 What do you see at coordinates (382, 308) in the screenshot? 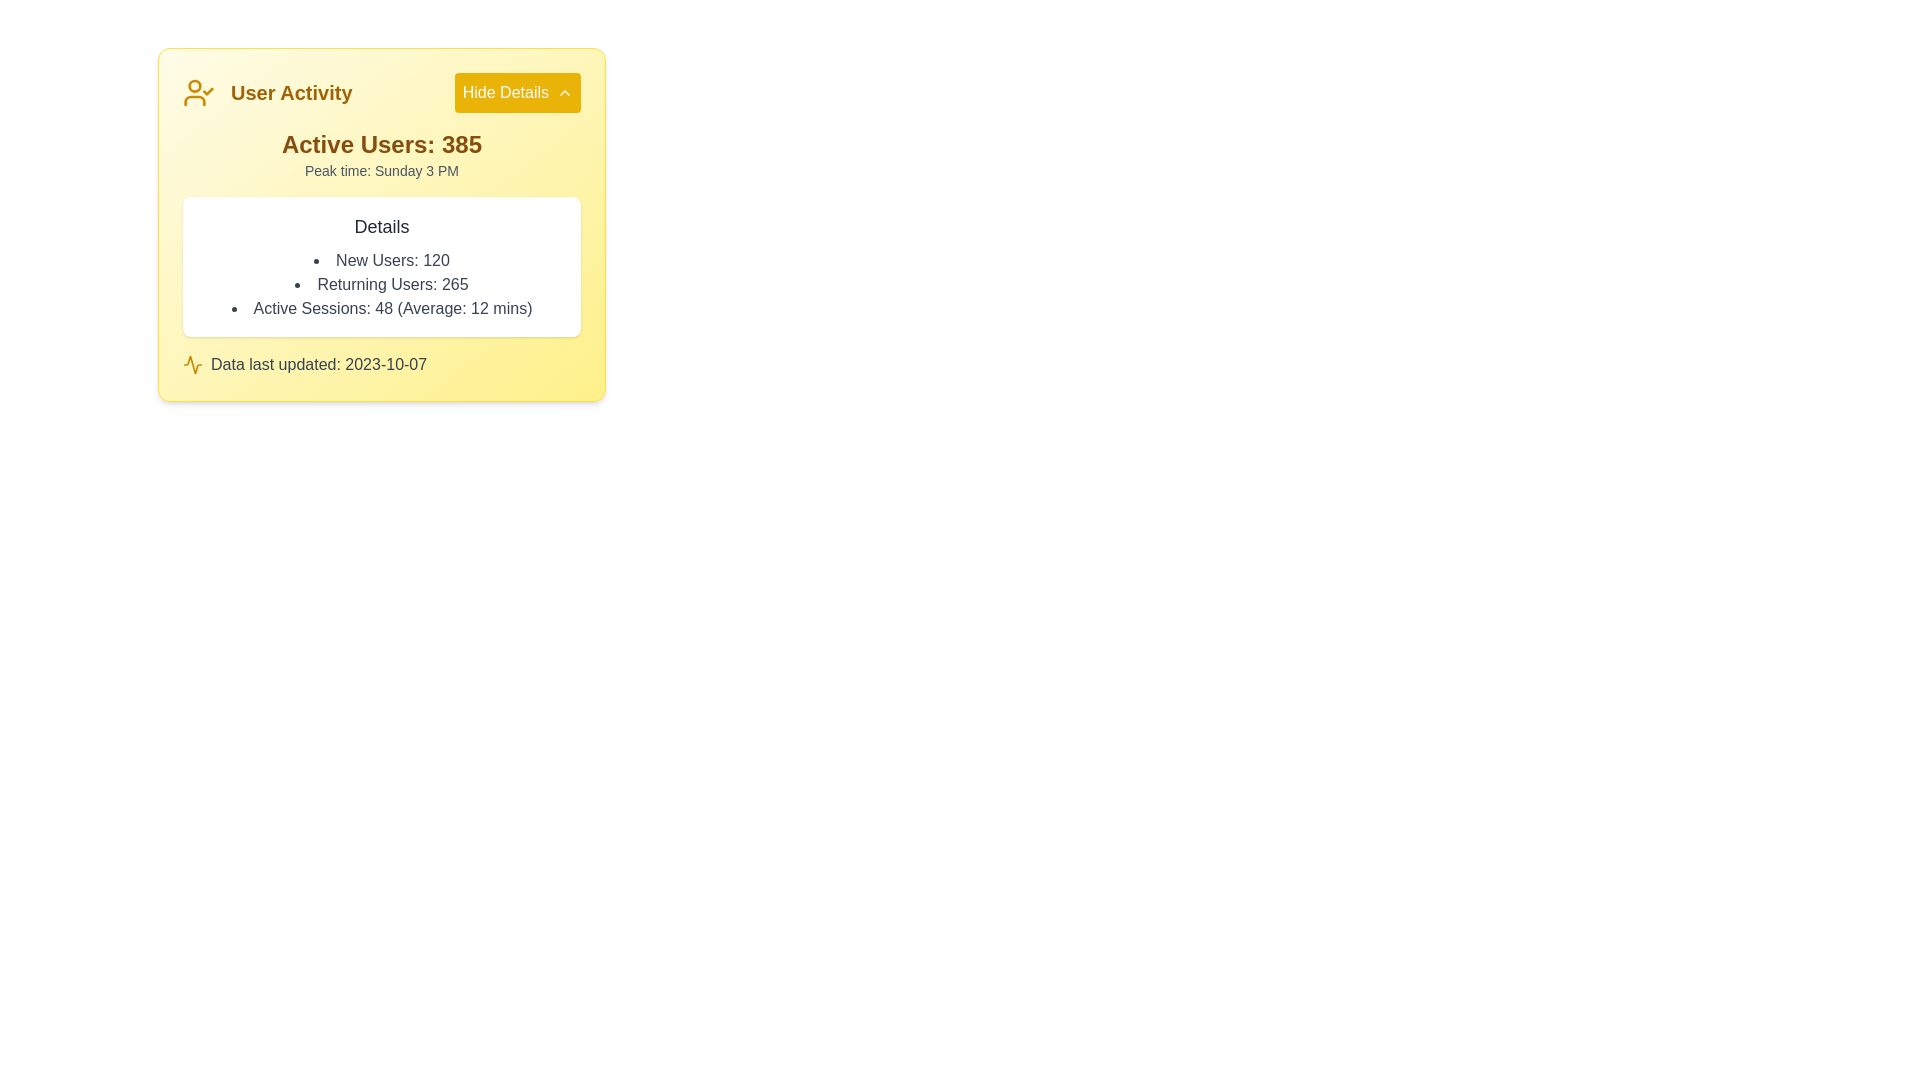
I see `the text label displaying 'Active Sessions: 48 (Average: 12 mins)' to highlight it` at bounding box center [382, 308].